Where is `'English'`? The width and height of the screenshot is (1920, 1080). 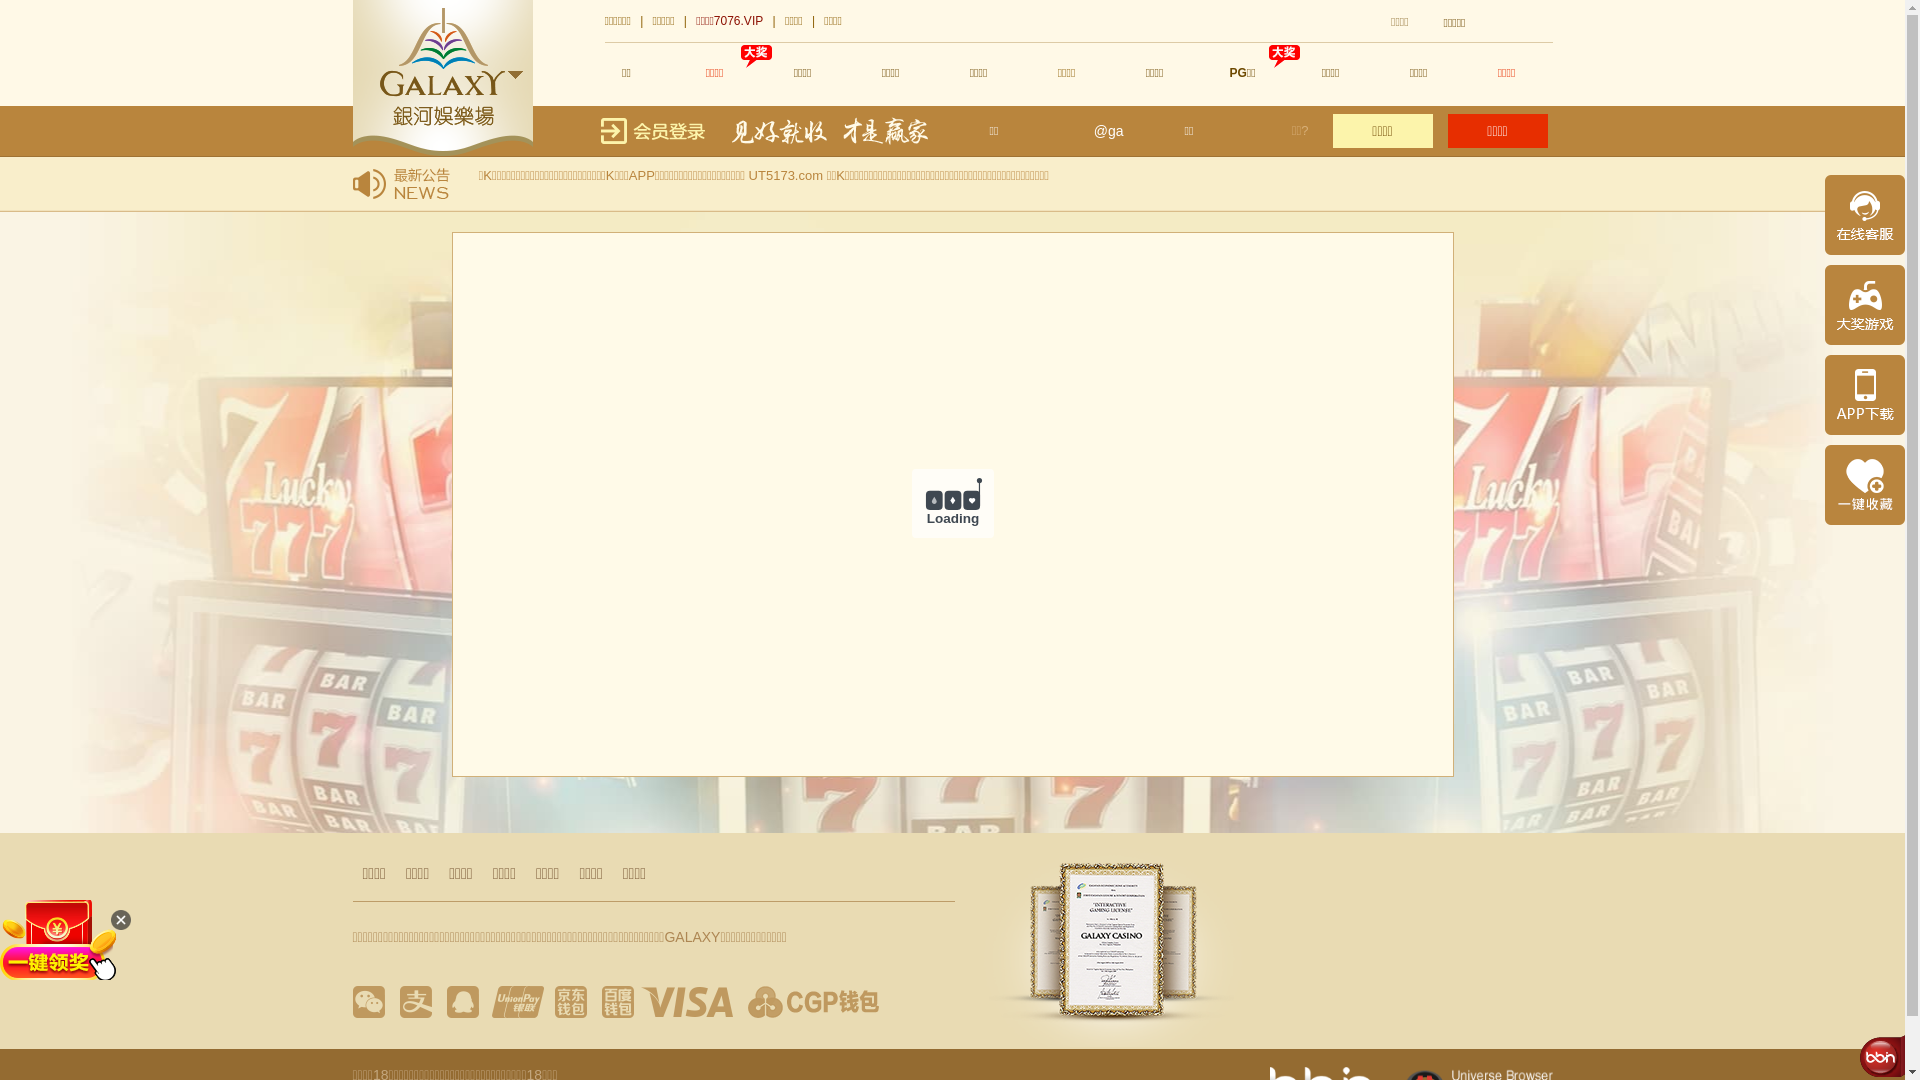
'English' is located at coordinates (1525, 22).